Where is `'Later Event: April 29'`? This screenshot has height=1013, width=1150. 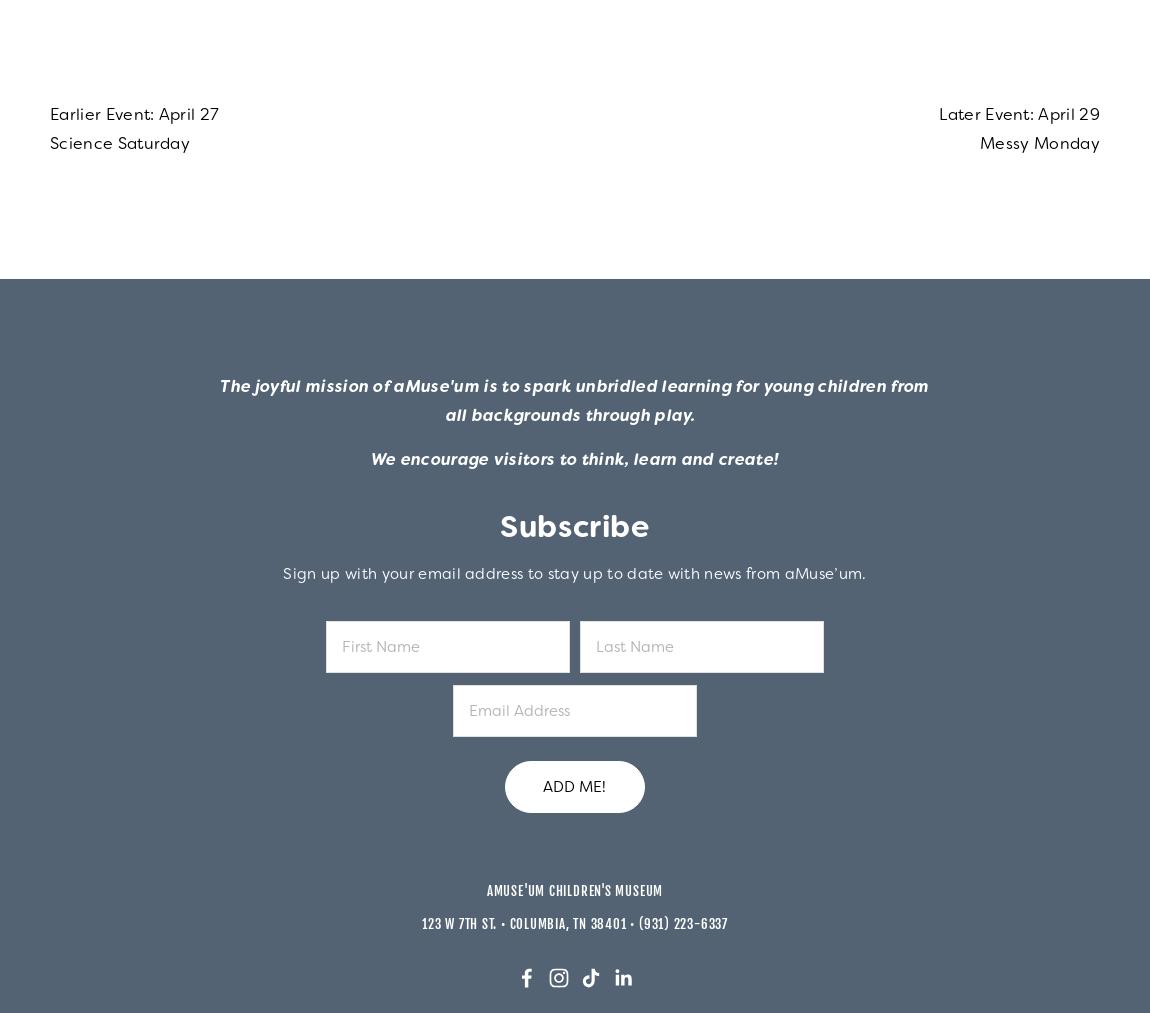 'Later Event: April 29' is located at coordinates (1019, 114).